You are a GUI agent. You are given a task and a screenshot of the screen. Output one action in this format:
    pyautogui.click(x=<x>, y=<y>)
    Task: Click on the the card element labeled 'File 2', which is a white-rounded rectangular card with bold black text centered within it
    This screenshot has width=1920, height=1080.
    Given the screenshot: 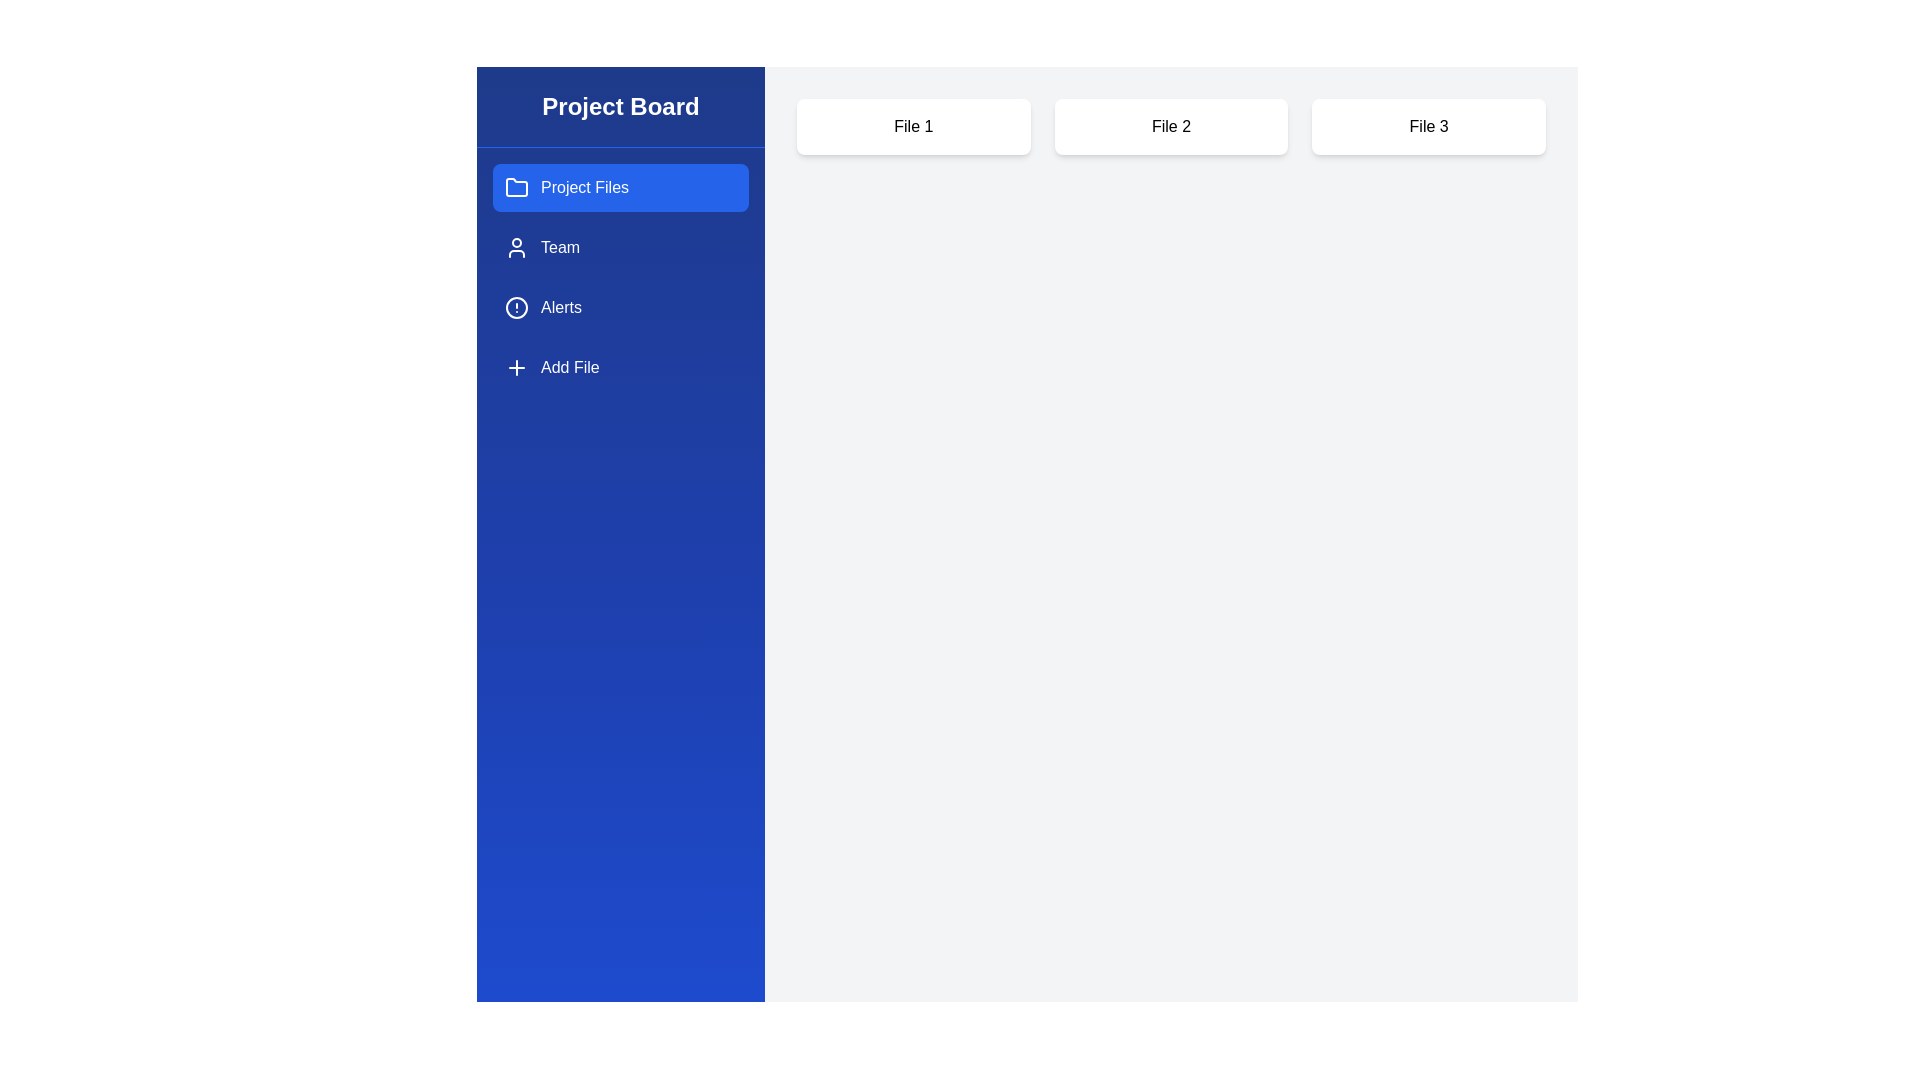 What is the action you would take?
    pyautogui.click(x=1171, y=127)
    